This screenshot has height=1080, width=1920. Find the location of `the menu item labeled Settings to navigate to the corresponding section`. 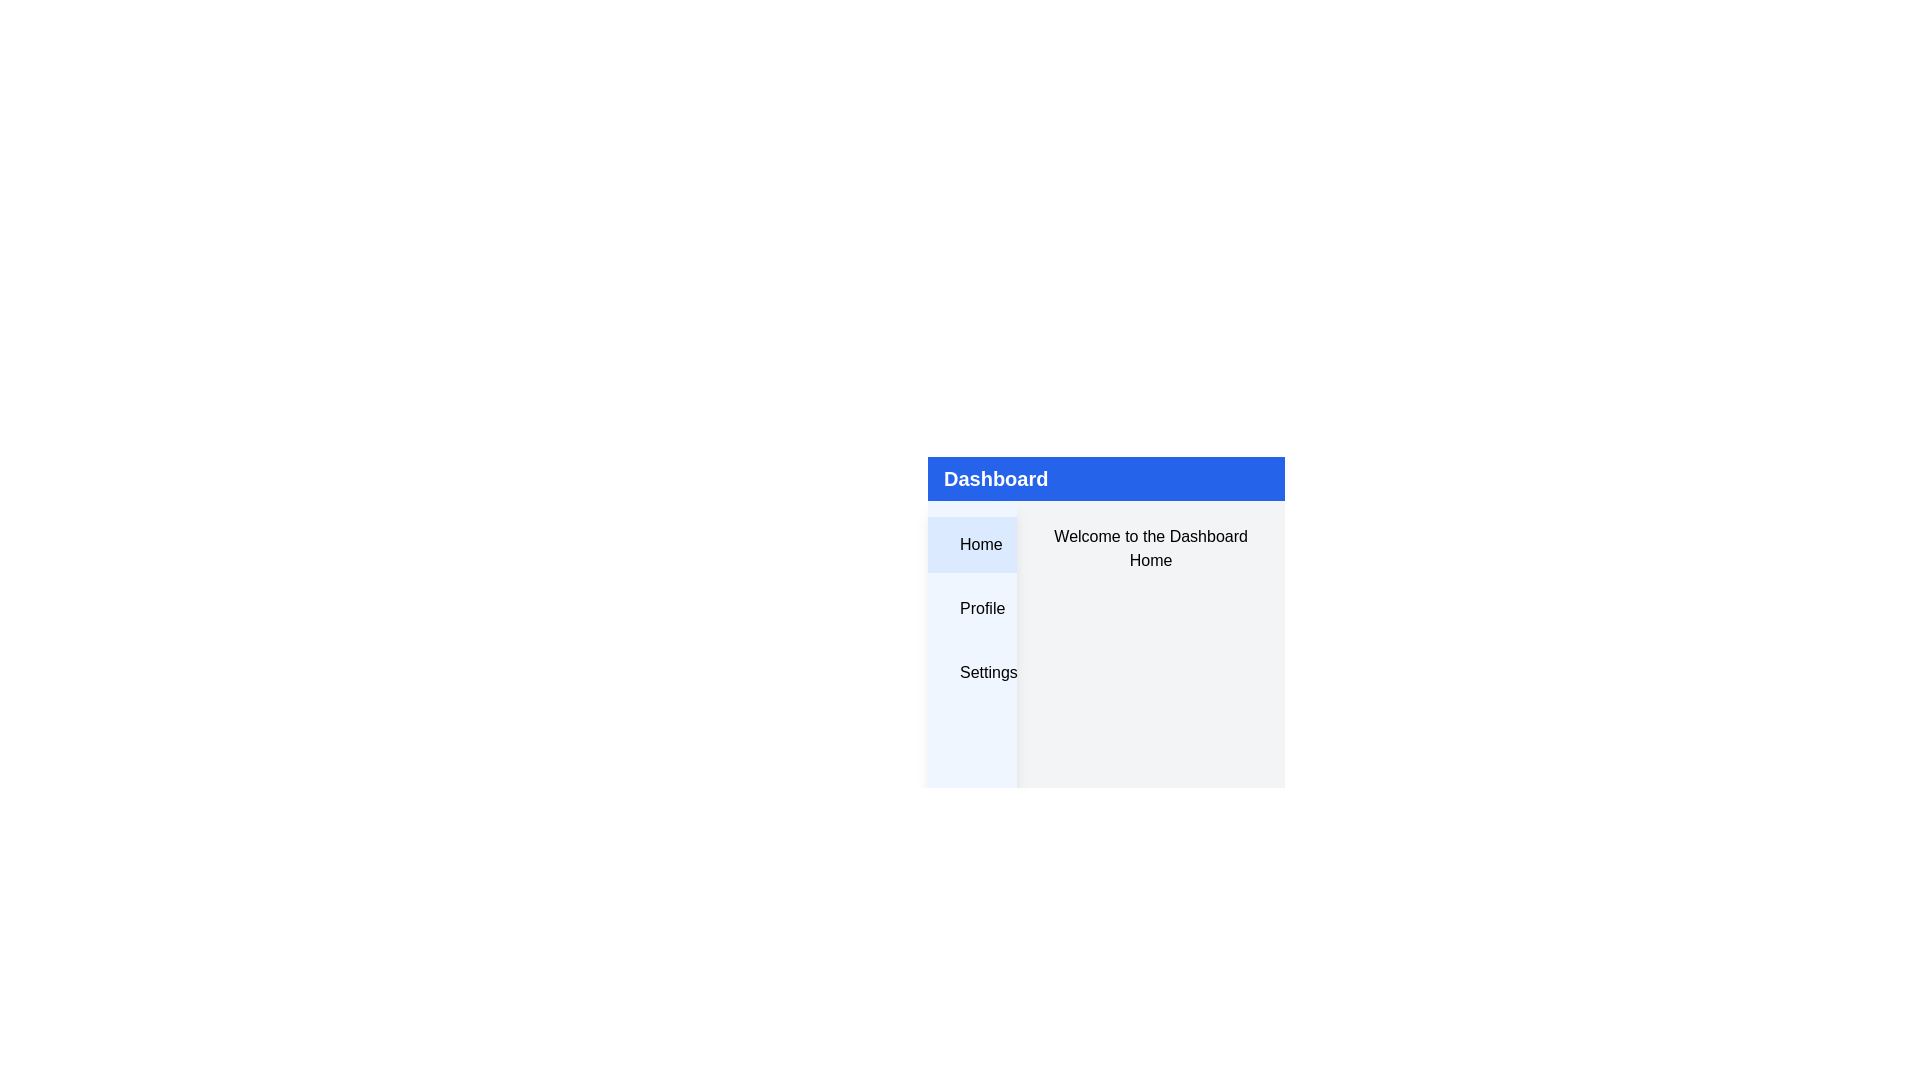

the menu item labeled Settings to navigate to the corresponding section is located at coordinates (971, 672).